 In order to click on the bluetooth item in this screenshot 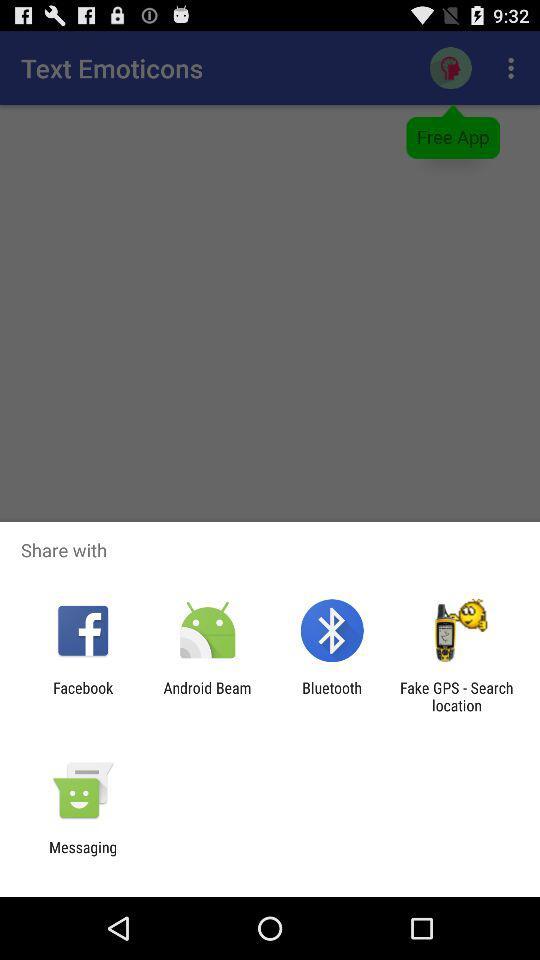, I will do `click(332, 696)`.